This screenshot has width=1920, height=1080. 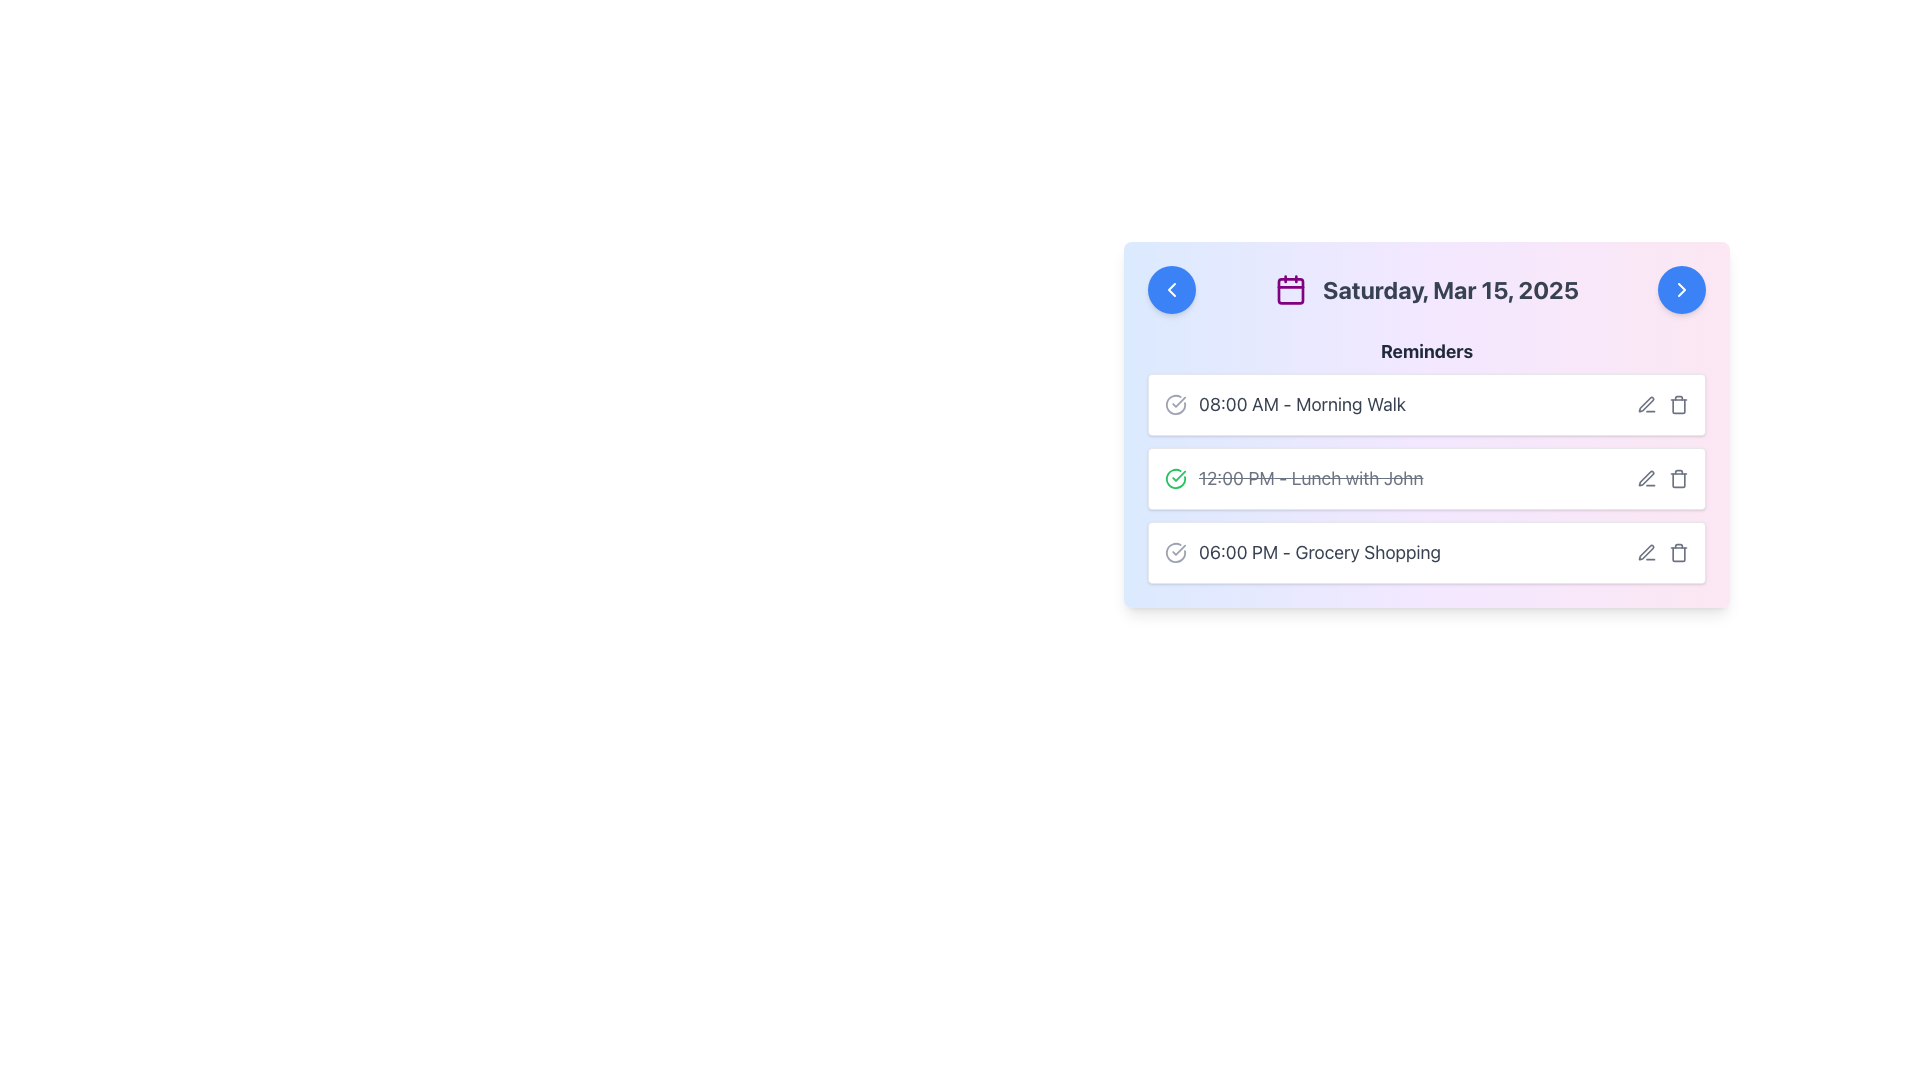 I want to click on the delete icon button located at the far right of the last row in the reminders list to change its color, so click(x=1679, y=552).